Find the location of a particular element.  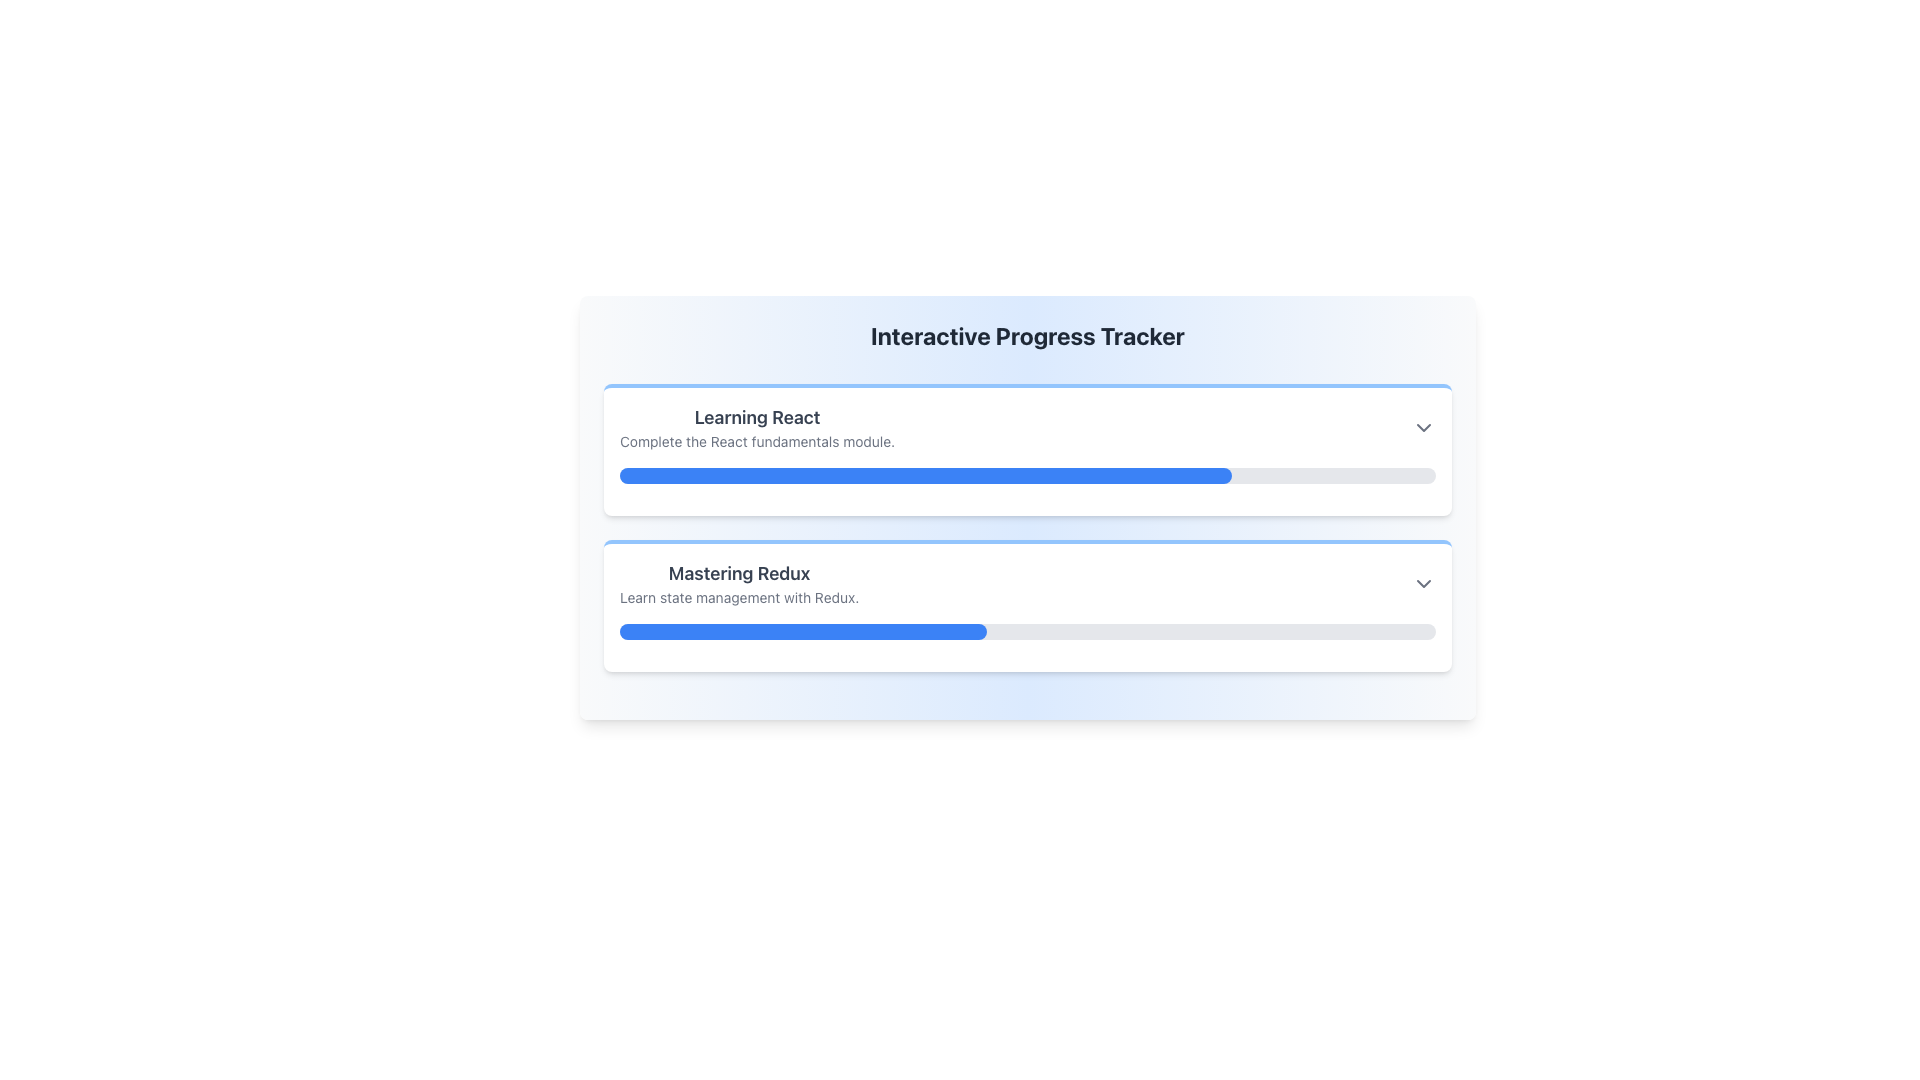

the progress bar indicating 45% completion located below the 'Mastering Redux' section heading is located at coordinates (803, 632).